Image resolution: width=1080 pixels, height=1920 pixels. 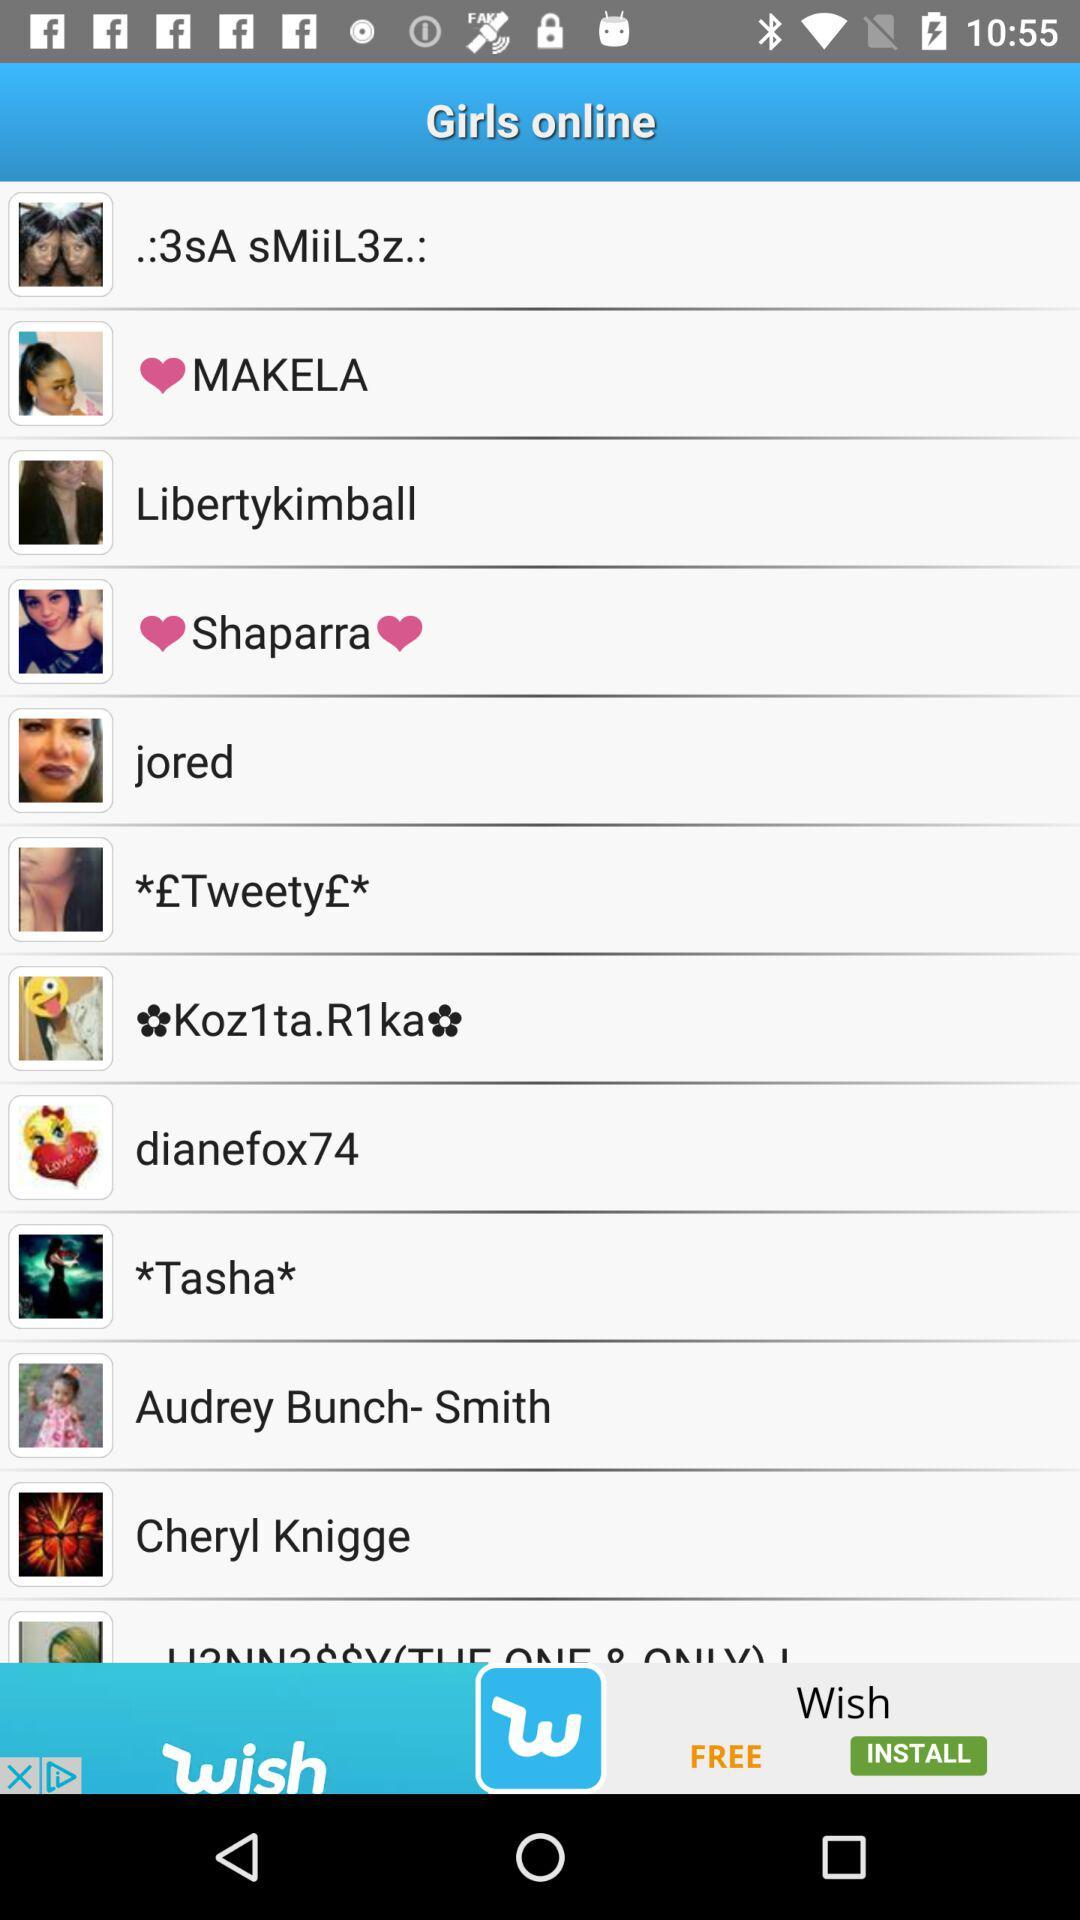 I want to click on chat profile girl, so click(x=59, y=1018).